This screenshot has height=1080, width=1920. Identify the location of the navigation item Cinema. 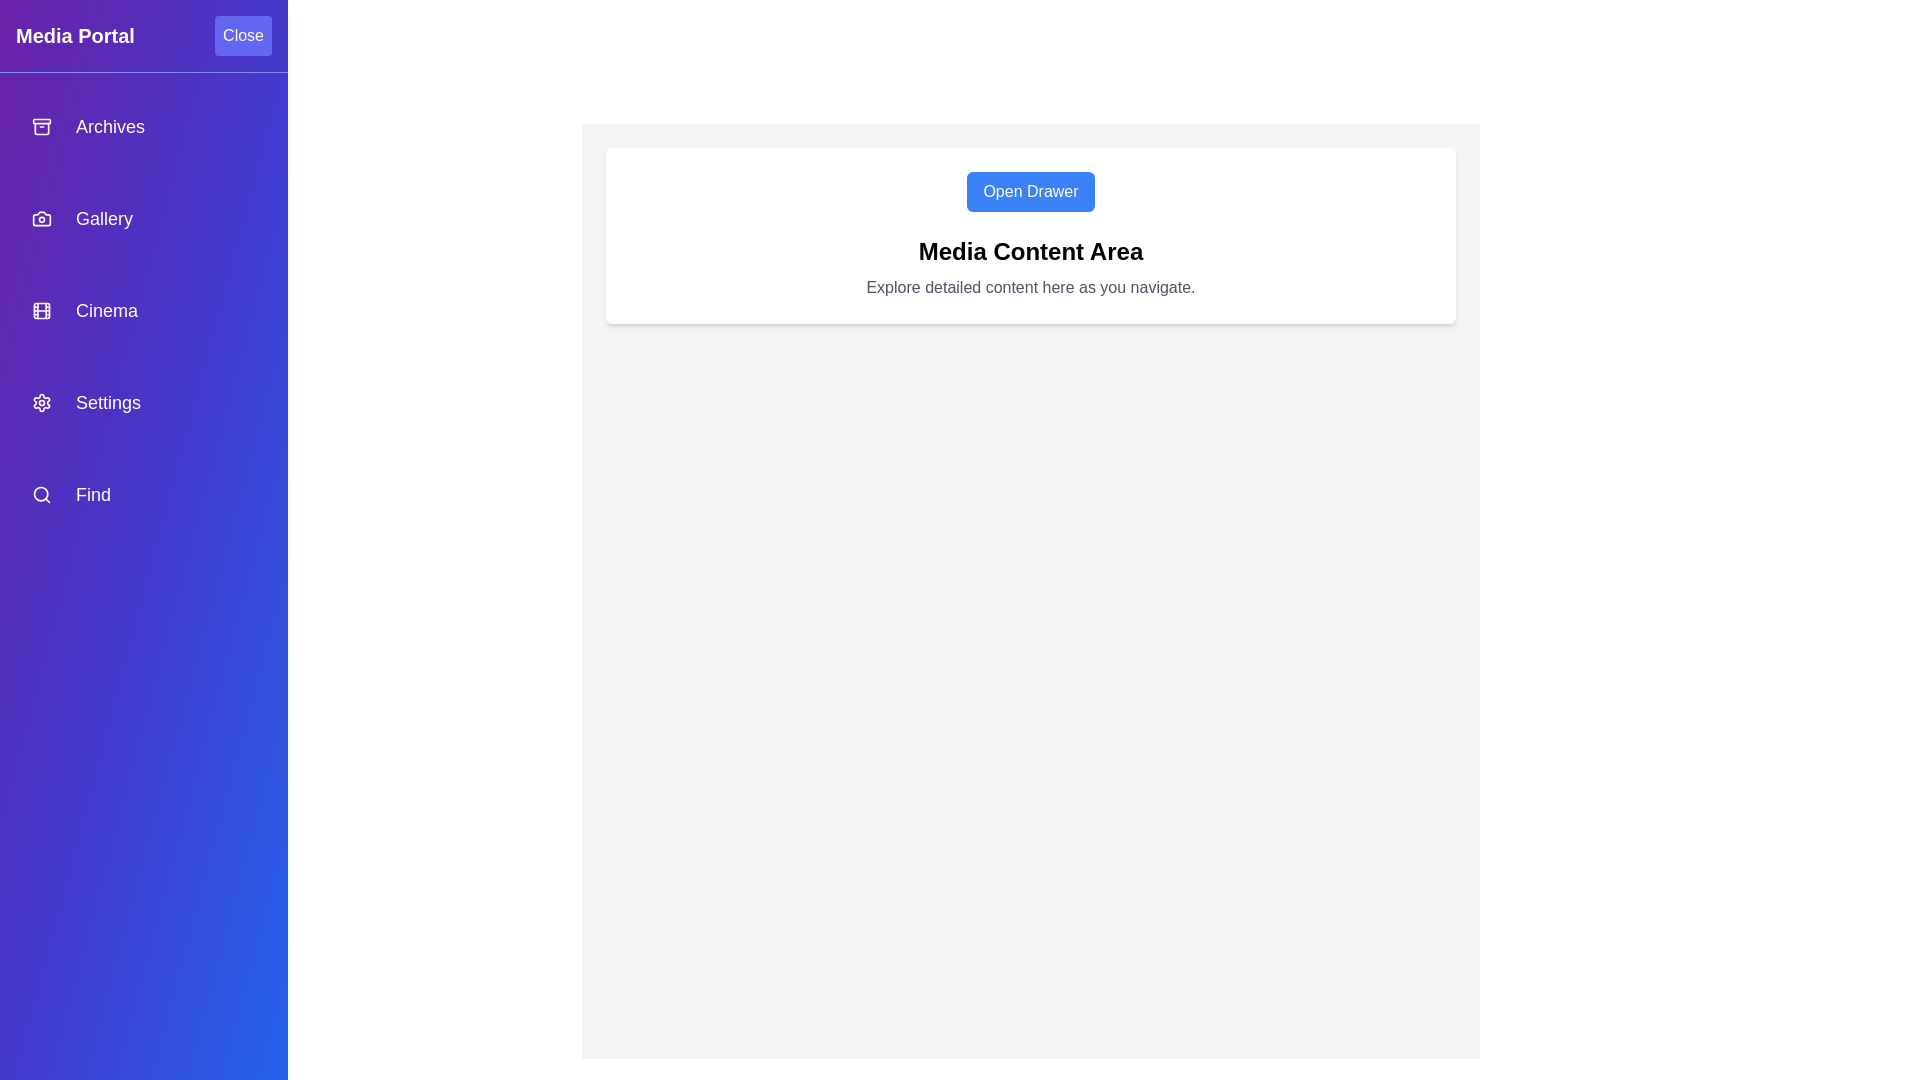
(143, 311).